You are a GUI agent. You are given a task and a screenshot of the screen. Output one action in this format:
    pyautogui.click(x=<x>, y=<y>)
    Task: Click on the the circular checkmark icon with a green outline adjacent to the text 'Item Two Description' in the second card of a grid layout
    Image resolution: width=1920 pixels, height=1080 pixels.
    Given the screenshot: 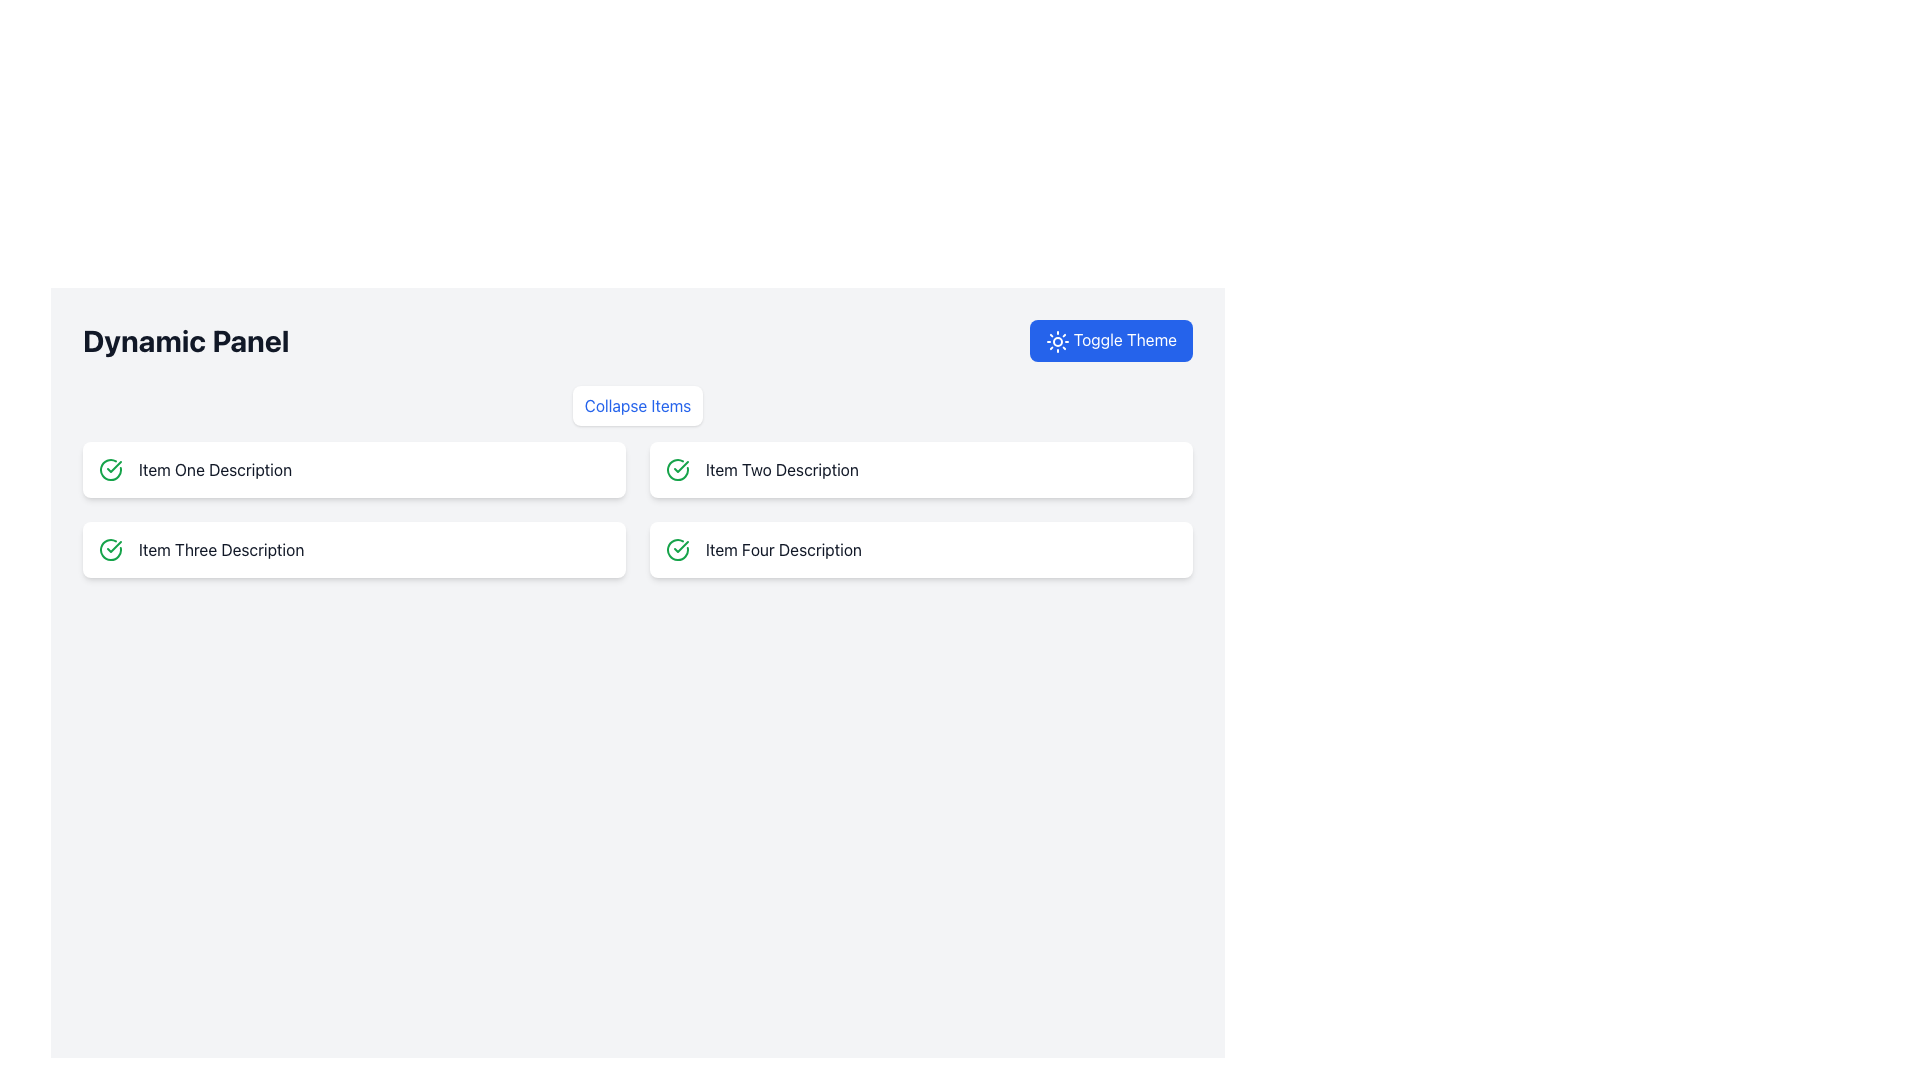 What is the action you would take?
    pyautogui.click(x=677, y=469)
    